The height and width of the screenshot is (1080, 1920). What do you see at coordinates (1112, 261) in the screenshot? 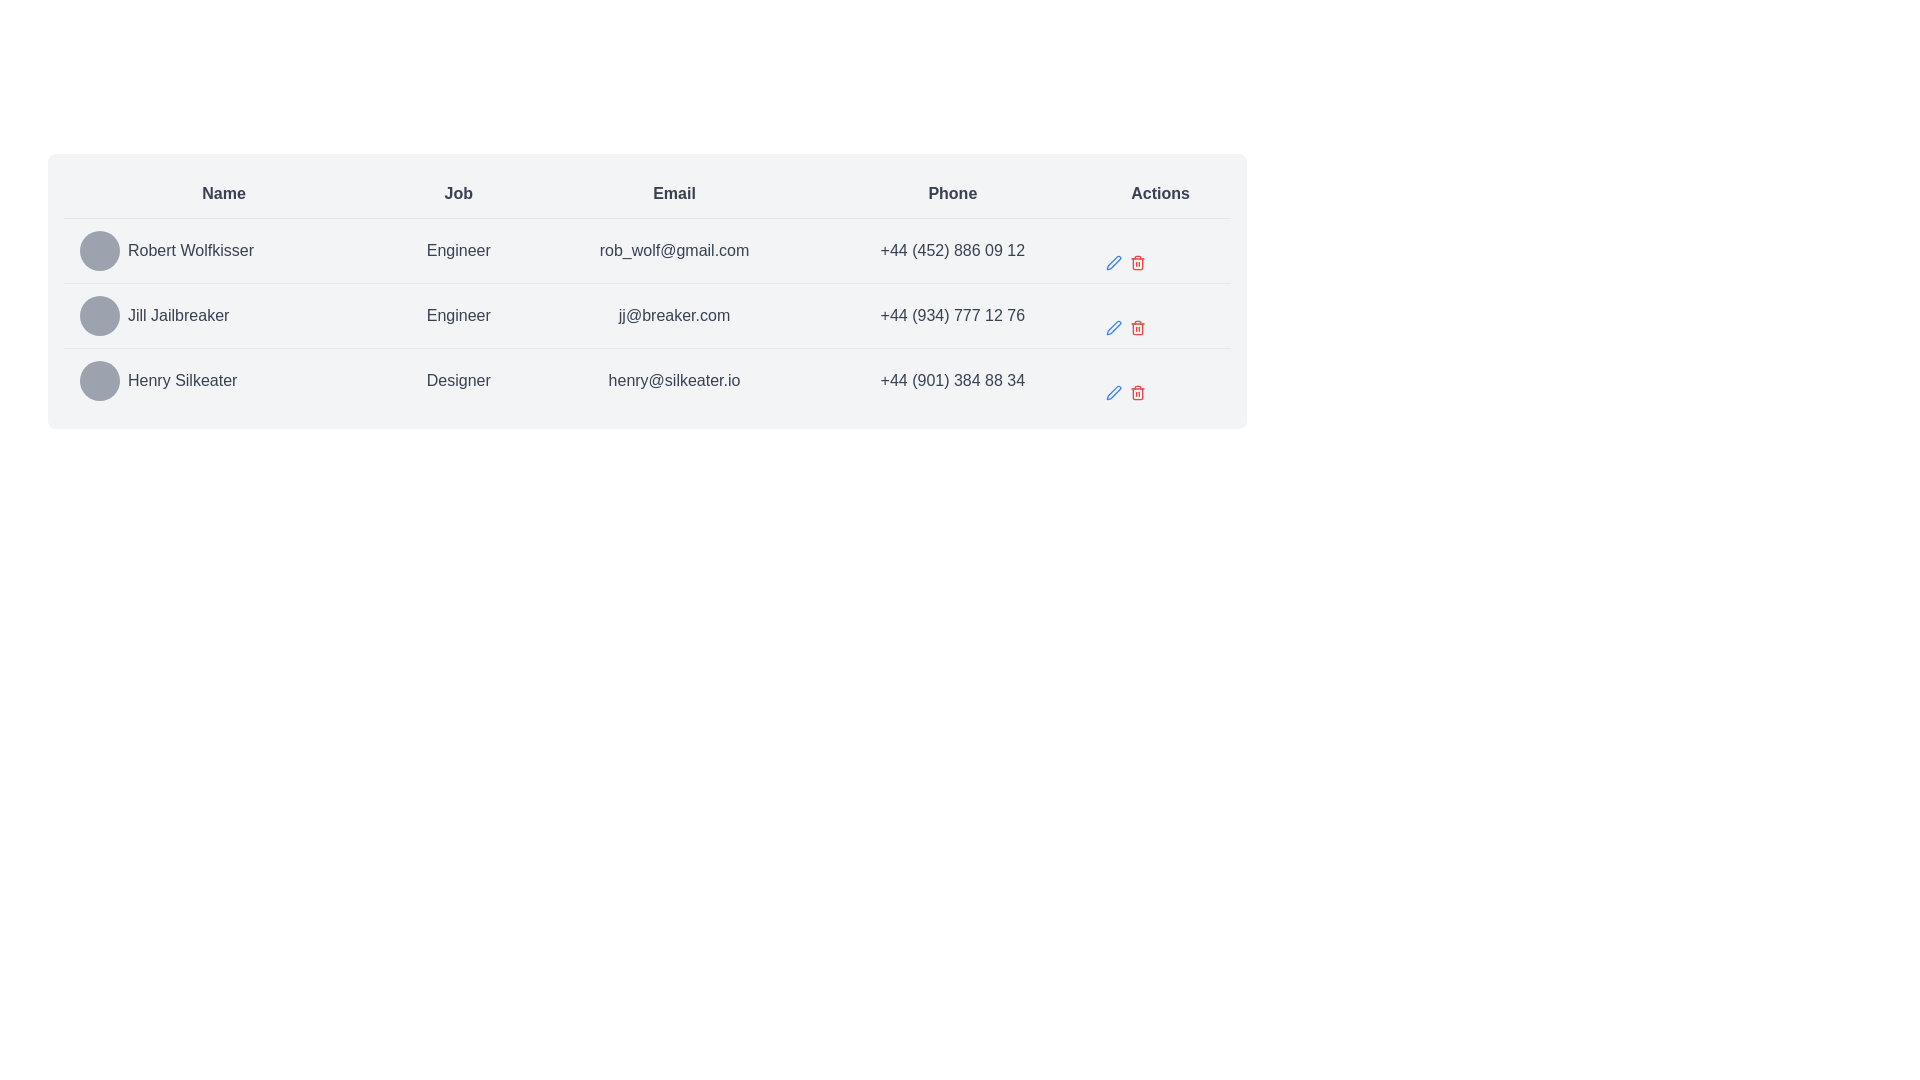
I see `the blue pen icon button located in the 'Actions' column of the second row` at bounding box center [1112, 261].